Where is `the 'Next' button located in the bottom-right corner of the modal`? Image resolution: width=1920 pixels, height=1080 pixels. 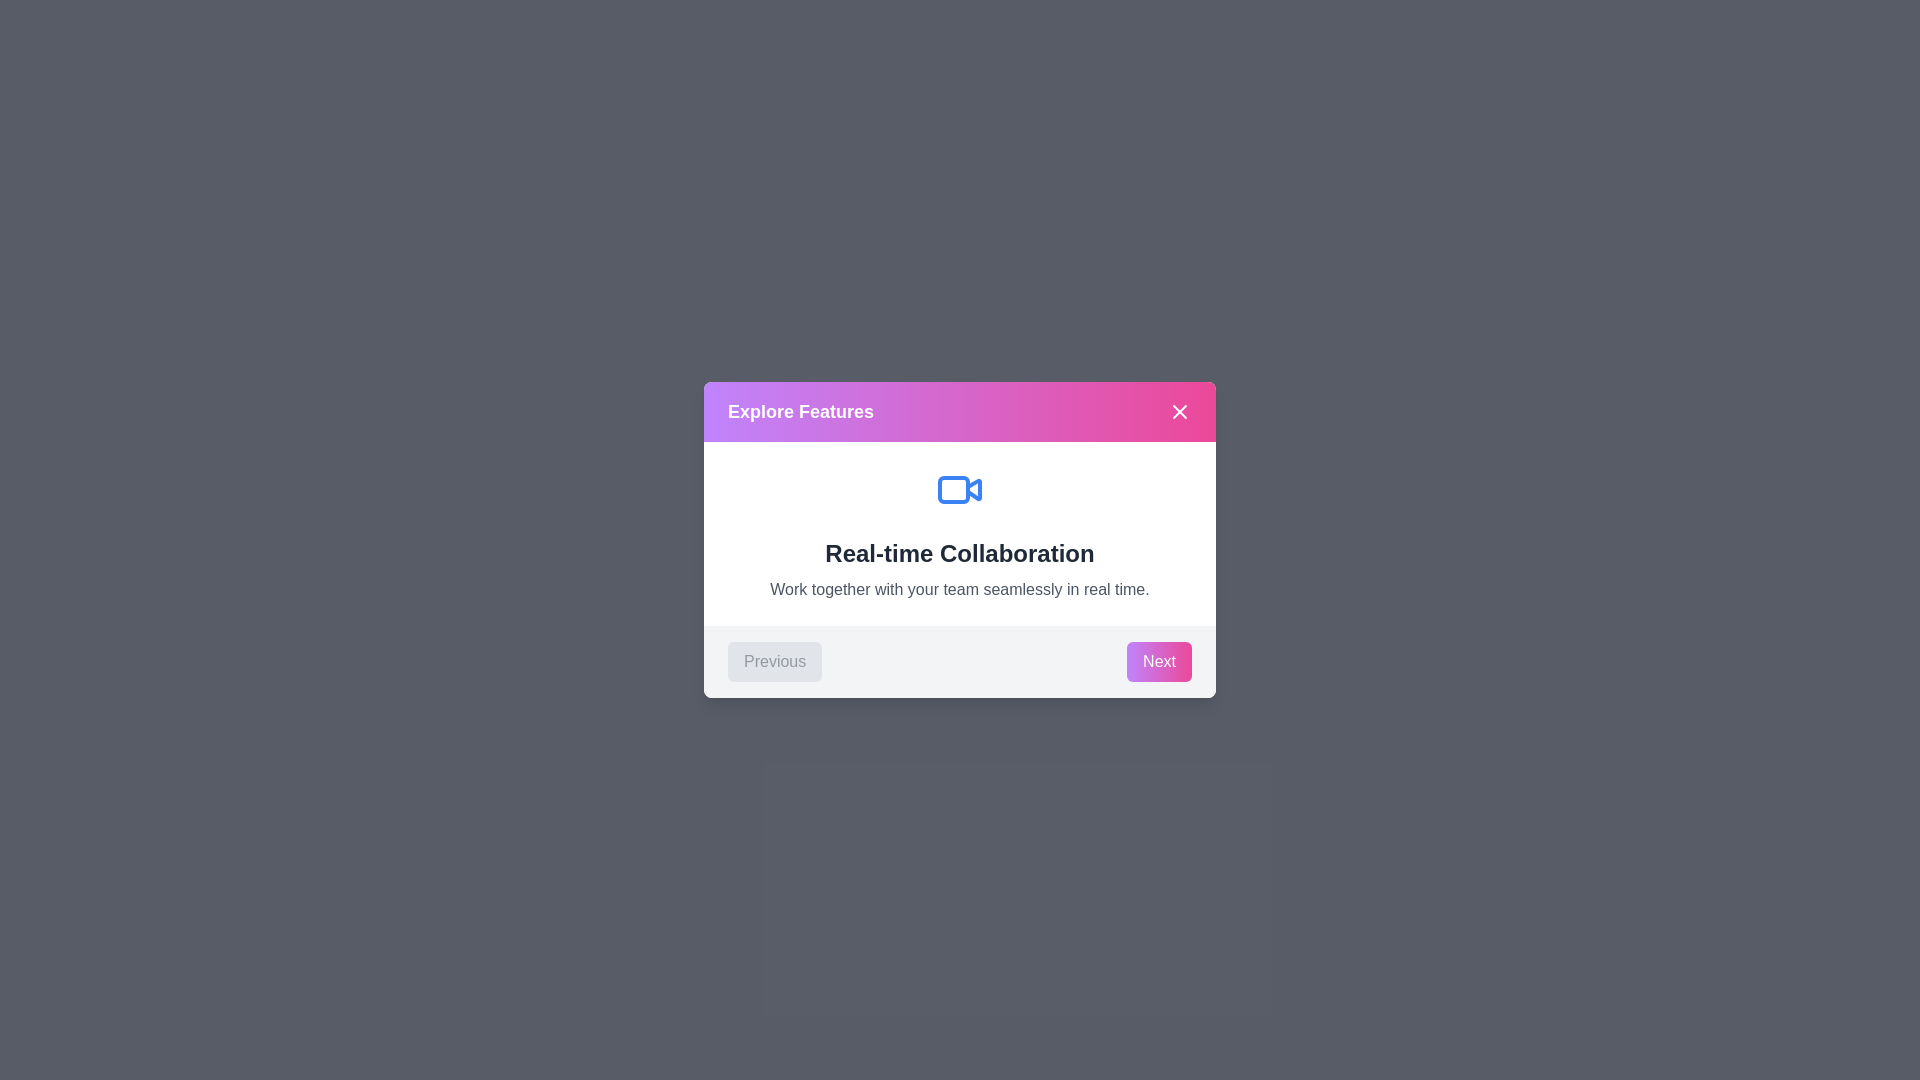
the 'Next' button located in the bottom-right corner of the modal is located at coordinates (1159, 662).